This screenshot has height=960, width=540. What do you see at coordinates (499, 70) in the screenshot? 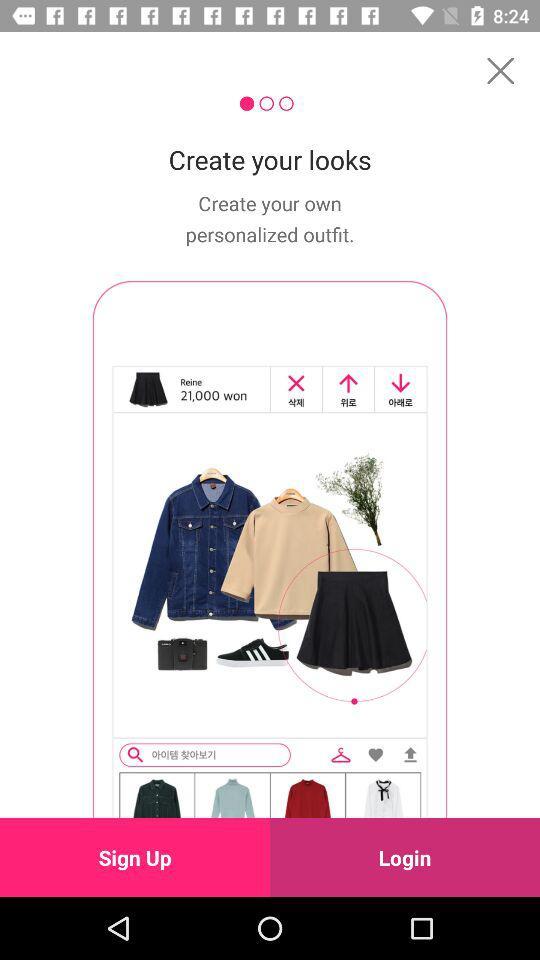
I see `the close icon` at bounding box center [499, 70].